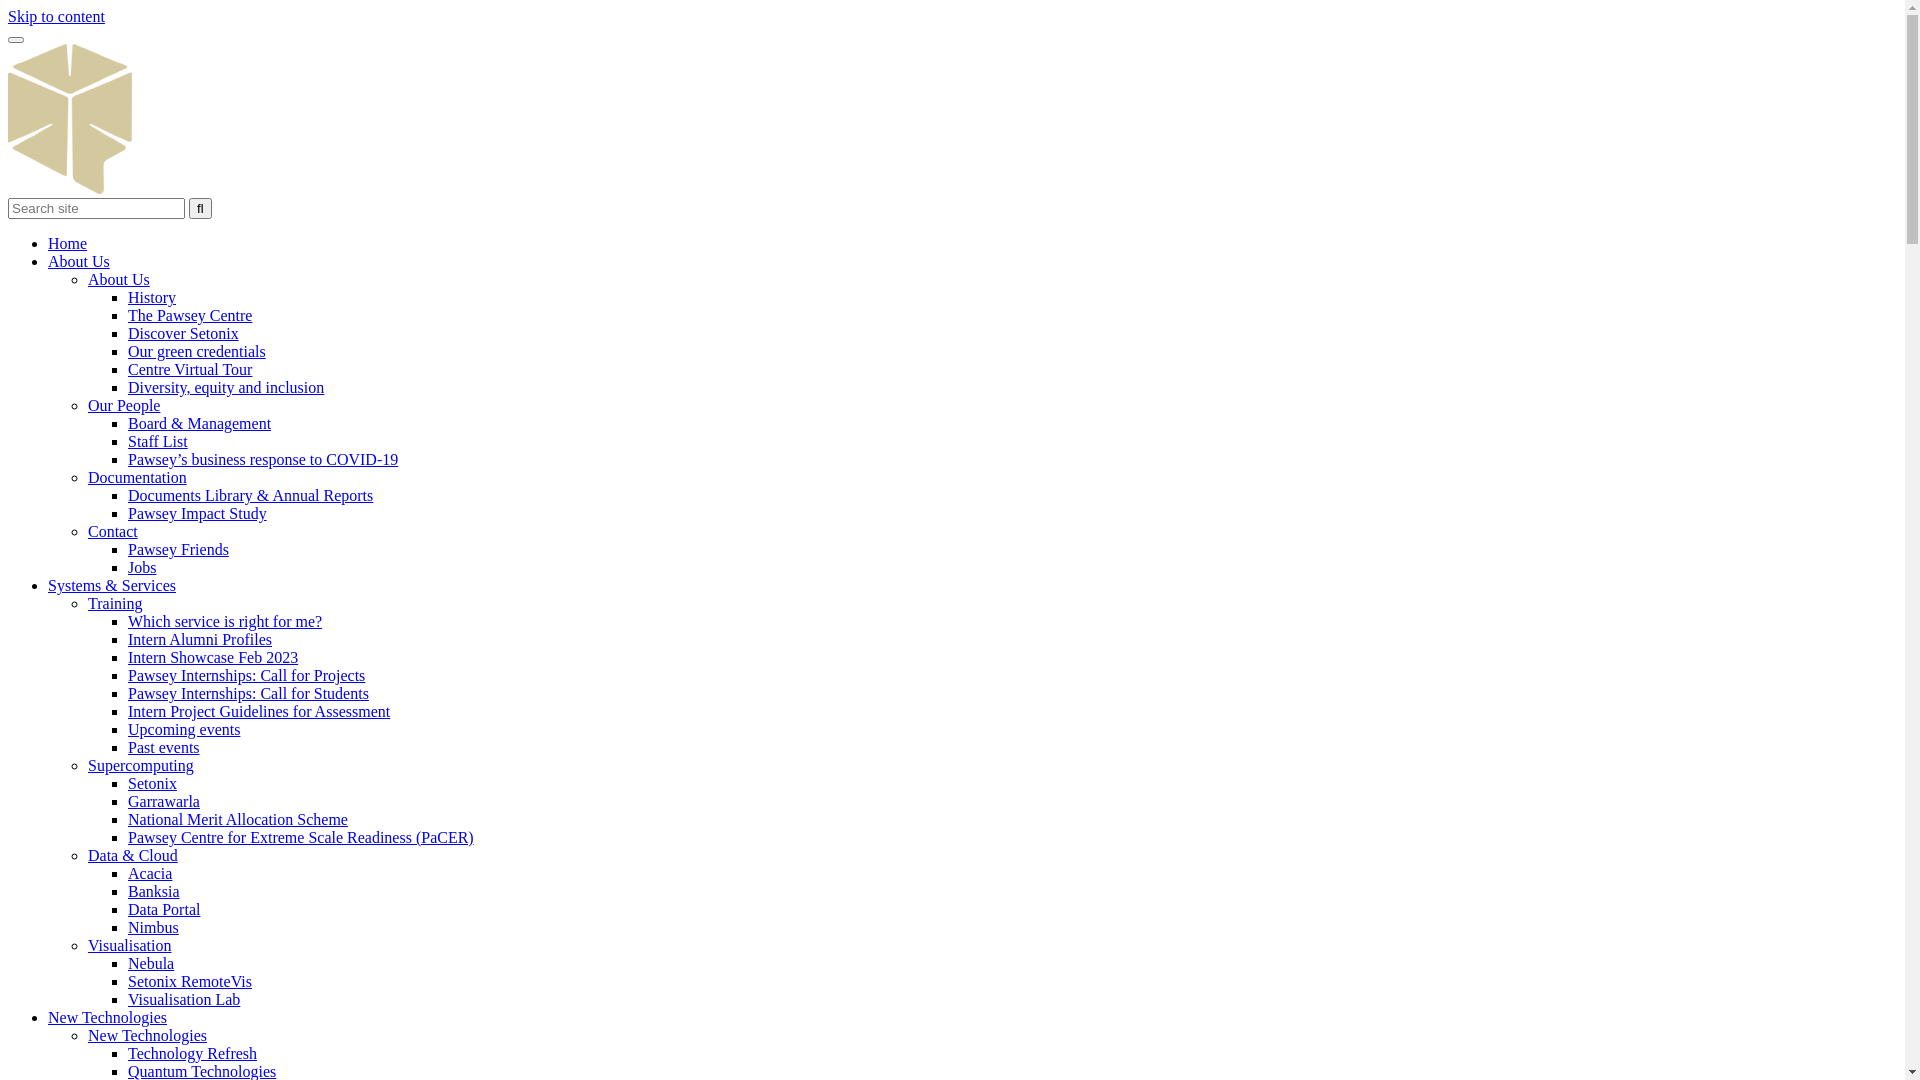 Image resolution: width=1920 pixels, height=1080 pixels. What do you see at coordinates (127, 512) in the screenshot?
I see `'Pawsey Impact Study'` at bounding box center [127, 512].